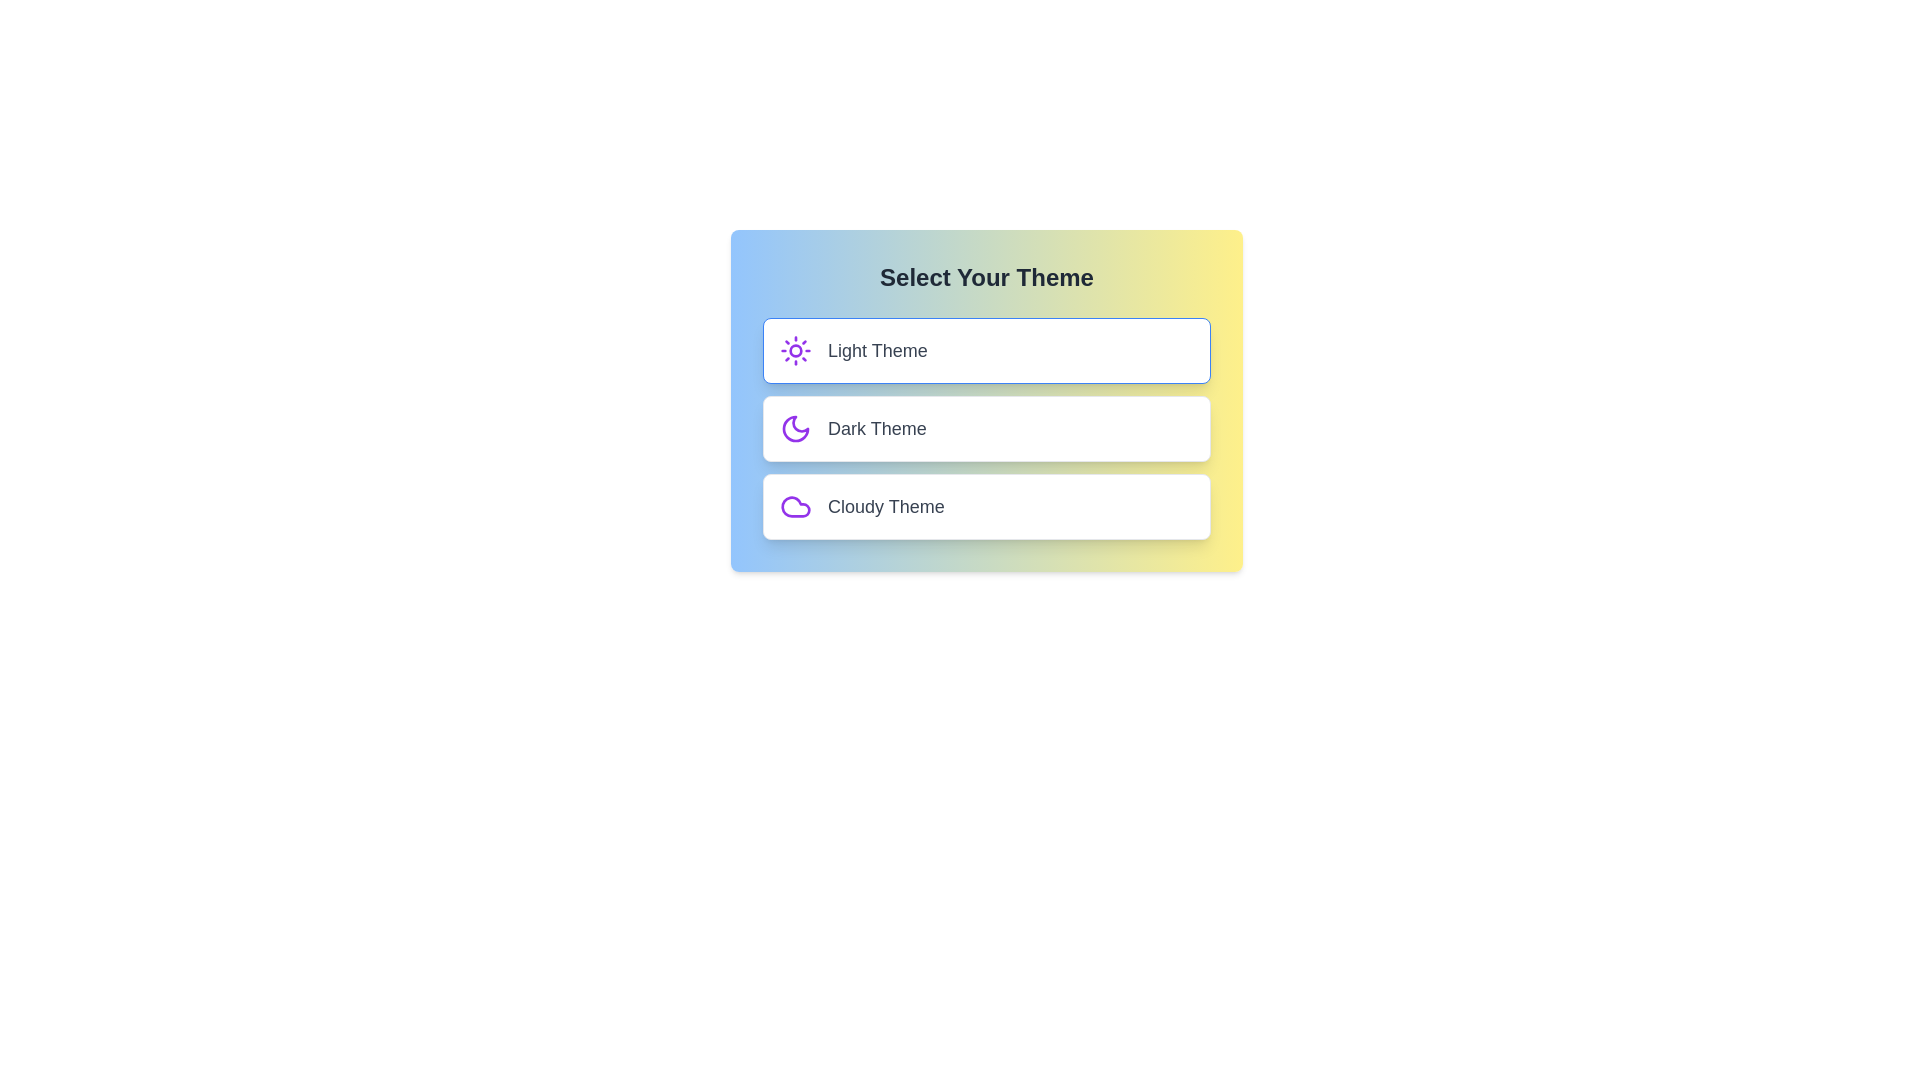 Image resolution: width=1920 pixels, height=1080 pixels. What do you see at coordinates (987, 277) in the screenshot?
I see `the title text label that clarifies the purpose of the interface for choosing a theme, positioned at the top of the gradient box` at bounding box center [987, 277].